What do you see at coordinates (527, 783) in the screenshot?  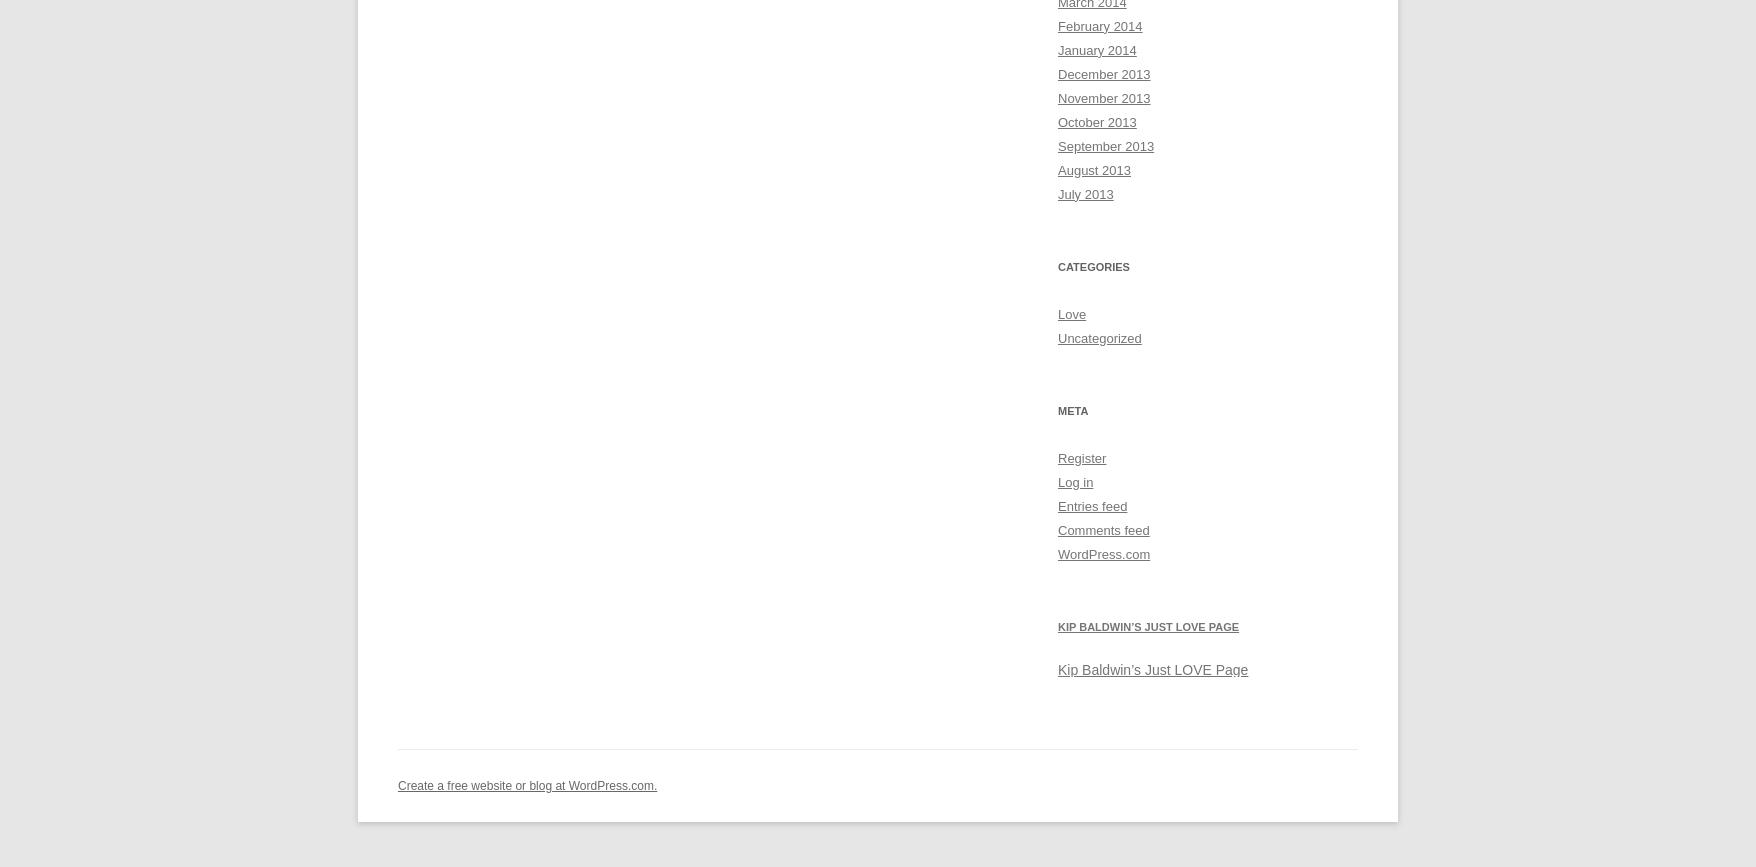 I see `'Create a free website or blog at WordPress.com.'` at bounding box center [527, 783].